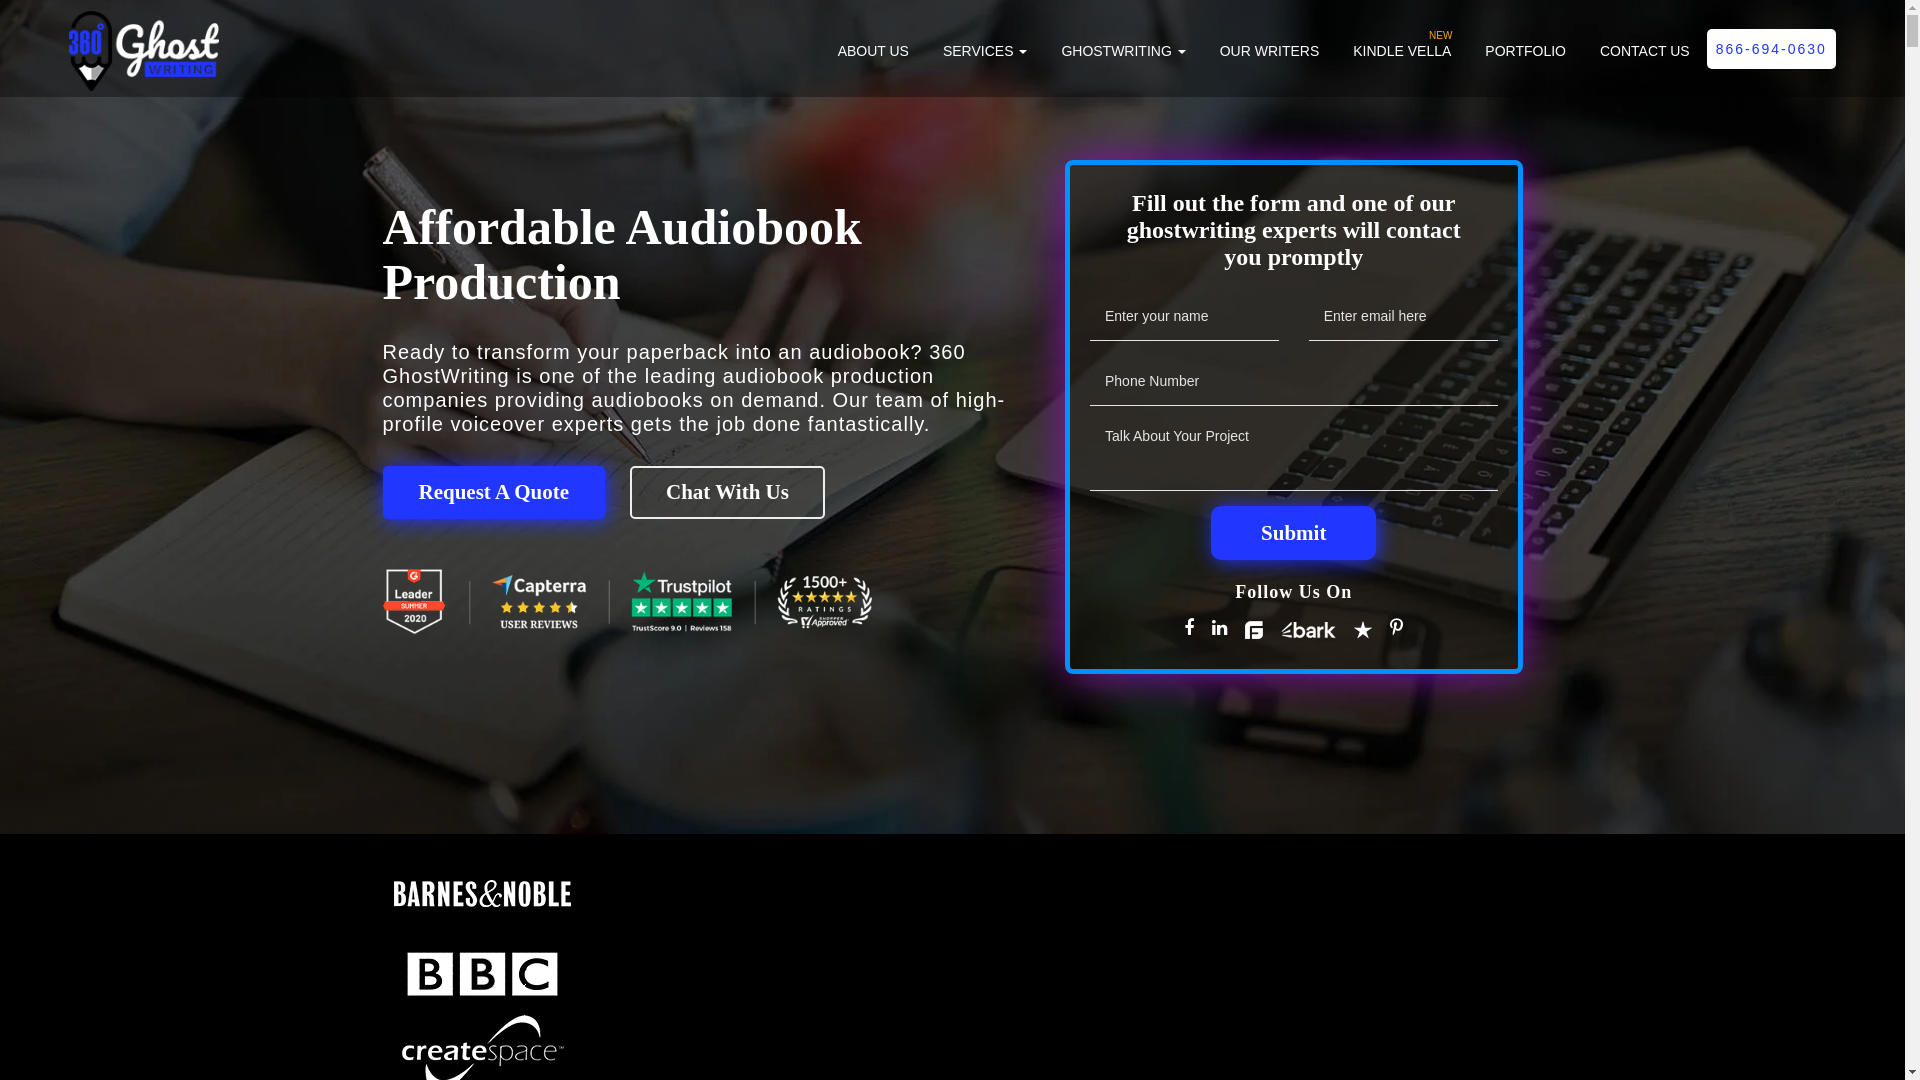  I want to click on 'NEW, so click(1400, 60).